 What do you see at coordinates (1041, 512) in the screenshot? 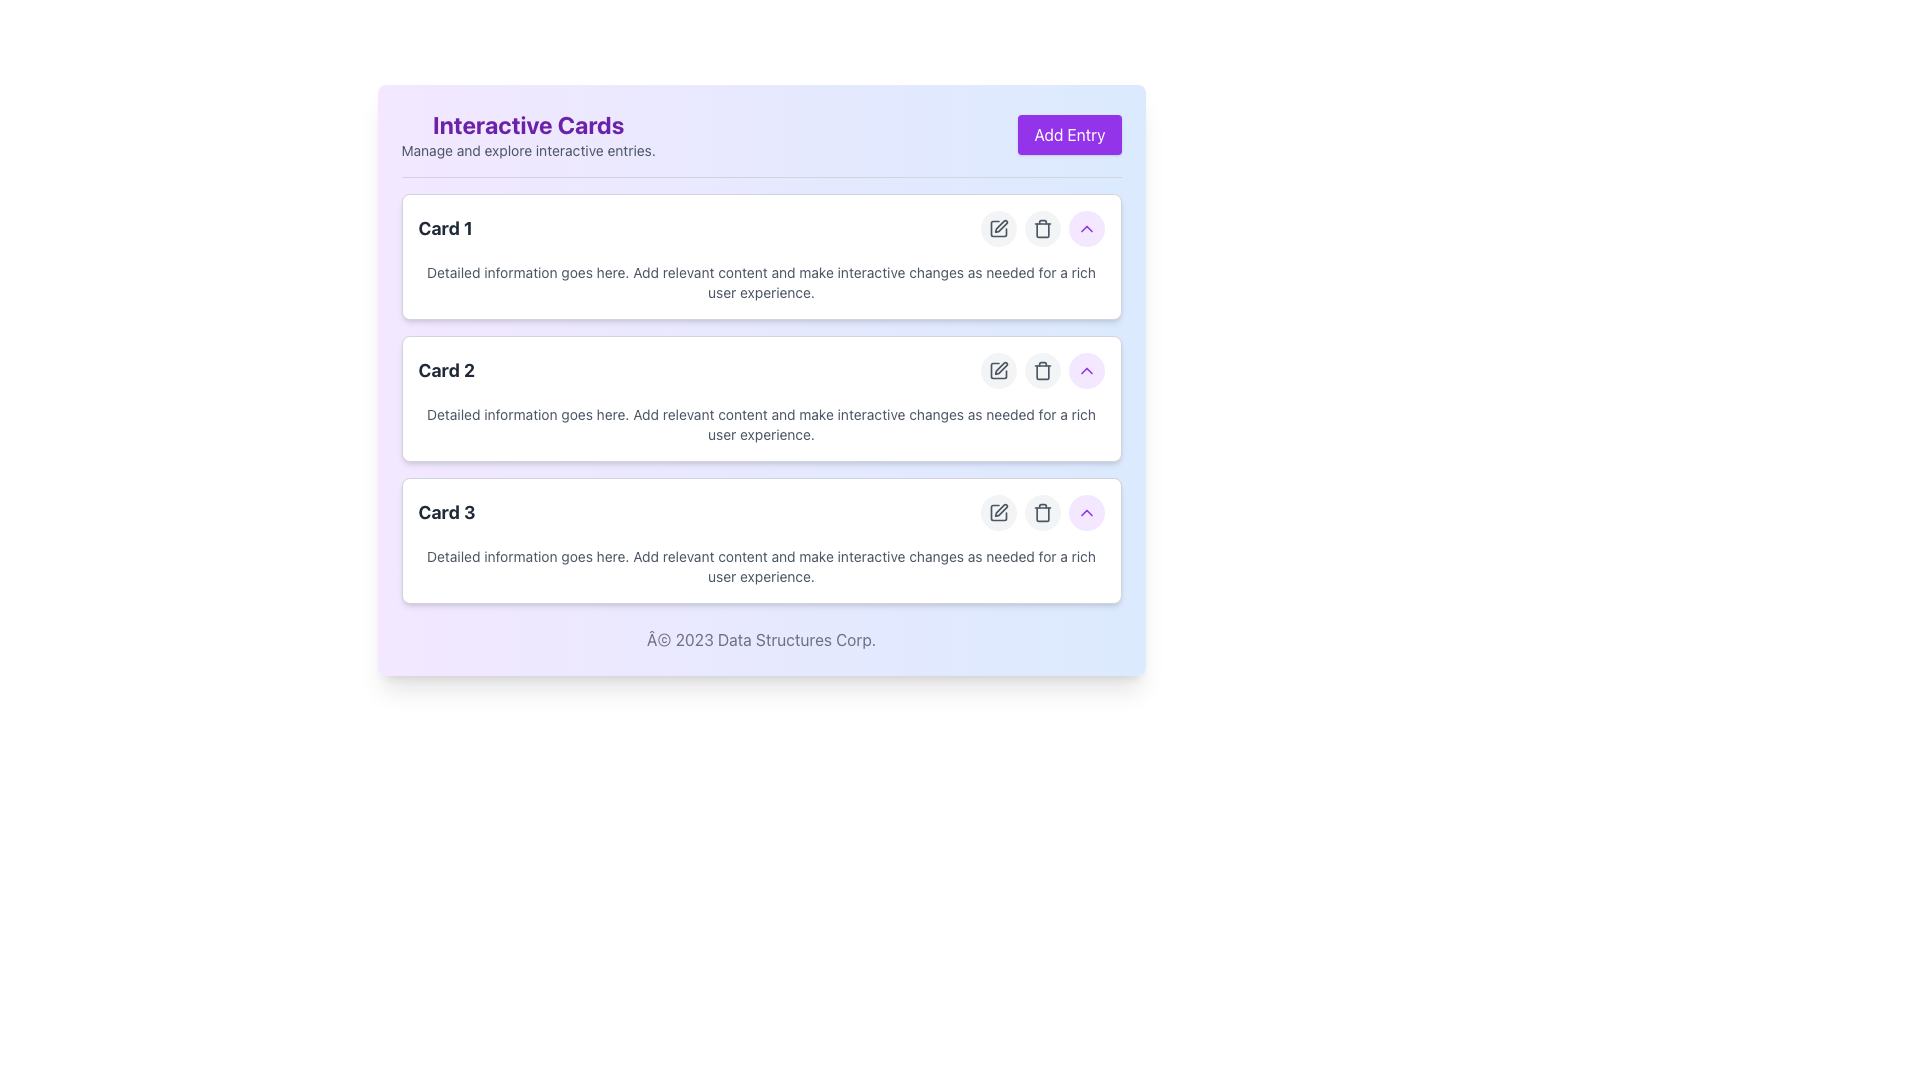
I see `any of the individual buttons in the horizontal group of action buttons located on the right side of Card 3` at bounding box center [1041, 512].